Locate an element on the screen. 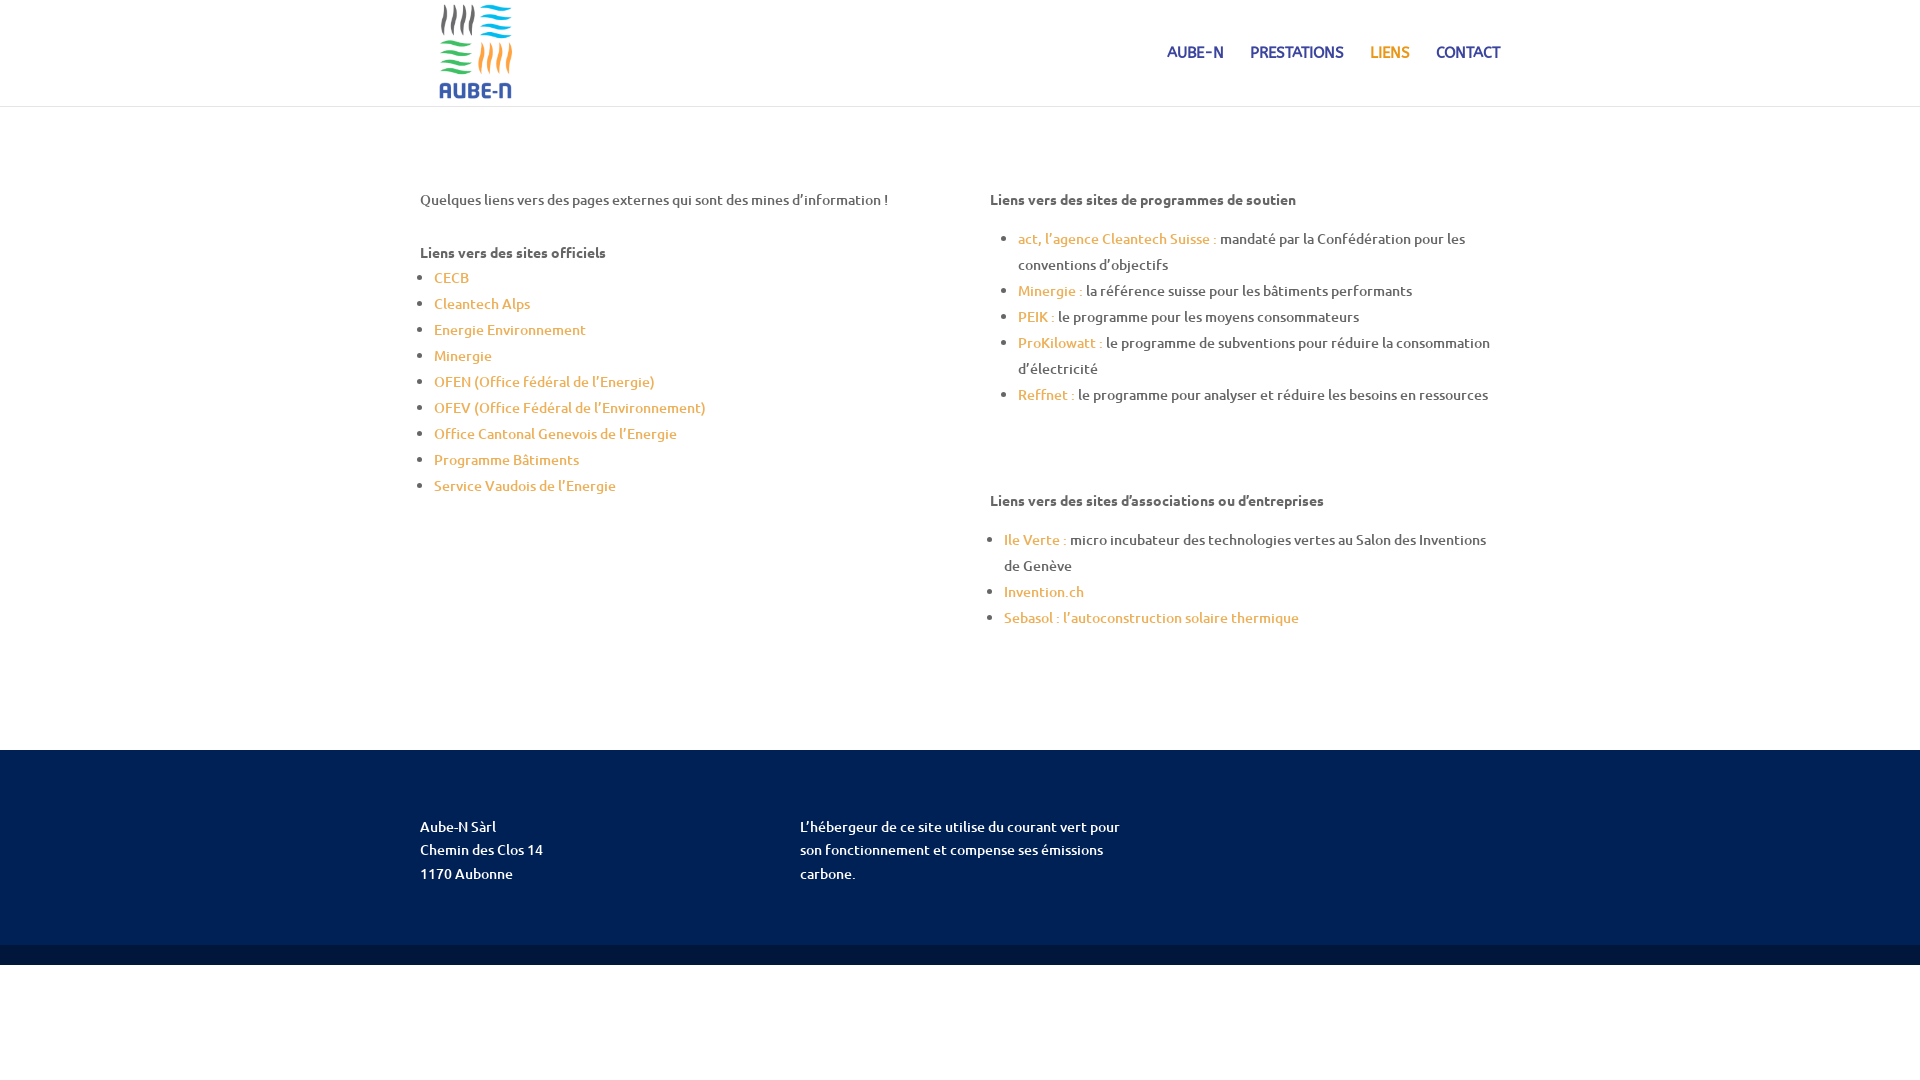 The height and width of the screenshot is (1080, 1920). 'Cleantech Alps' is located at coordinates (481, 303).